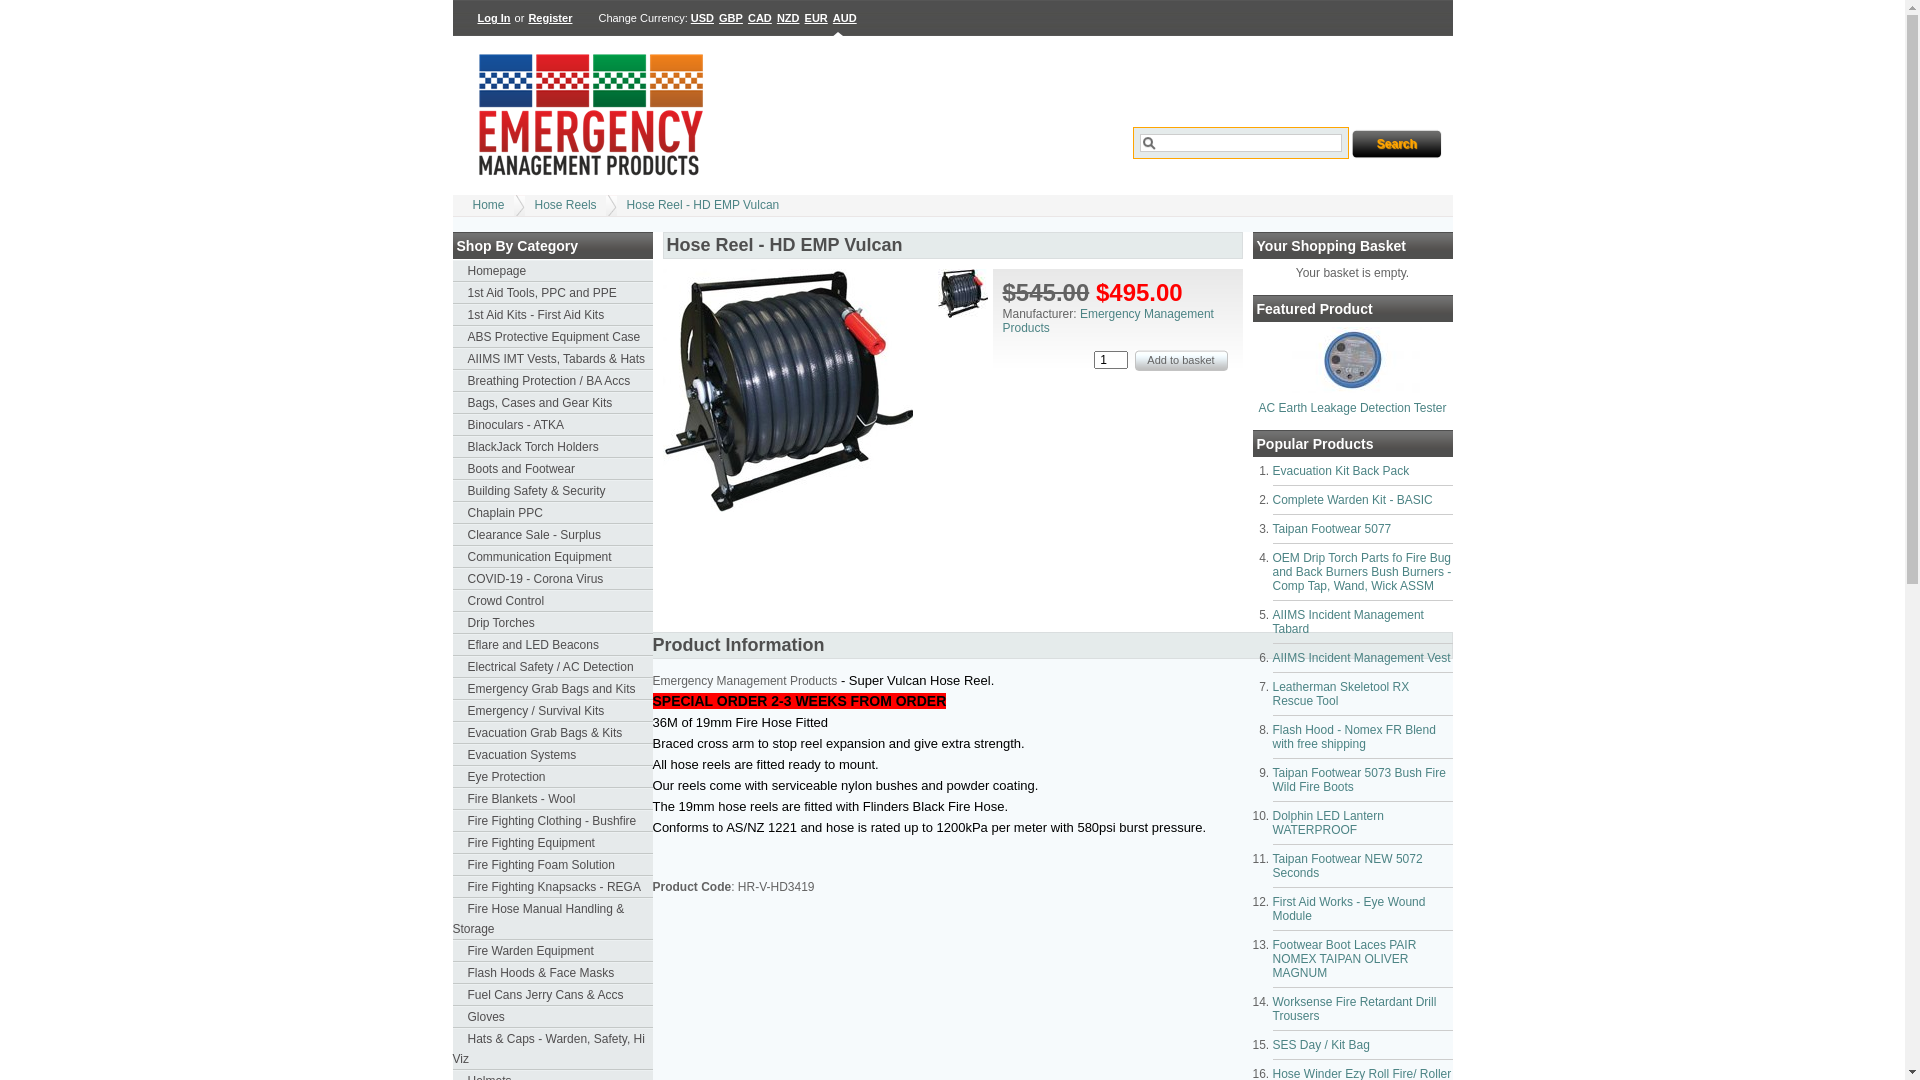 The width and height of the screenshot is (1920, 1080). What do you see at coordinates (450, 918) in the screenshot?
I see `'Fire Hose Manual Handling & Storage'` at bounding box center [450, 918].